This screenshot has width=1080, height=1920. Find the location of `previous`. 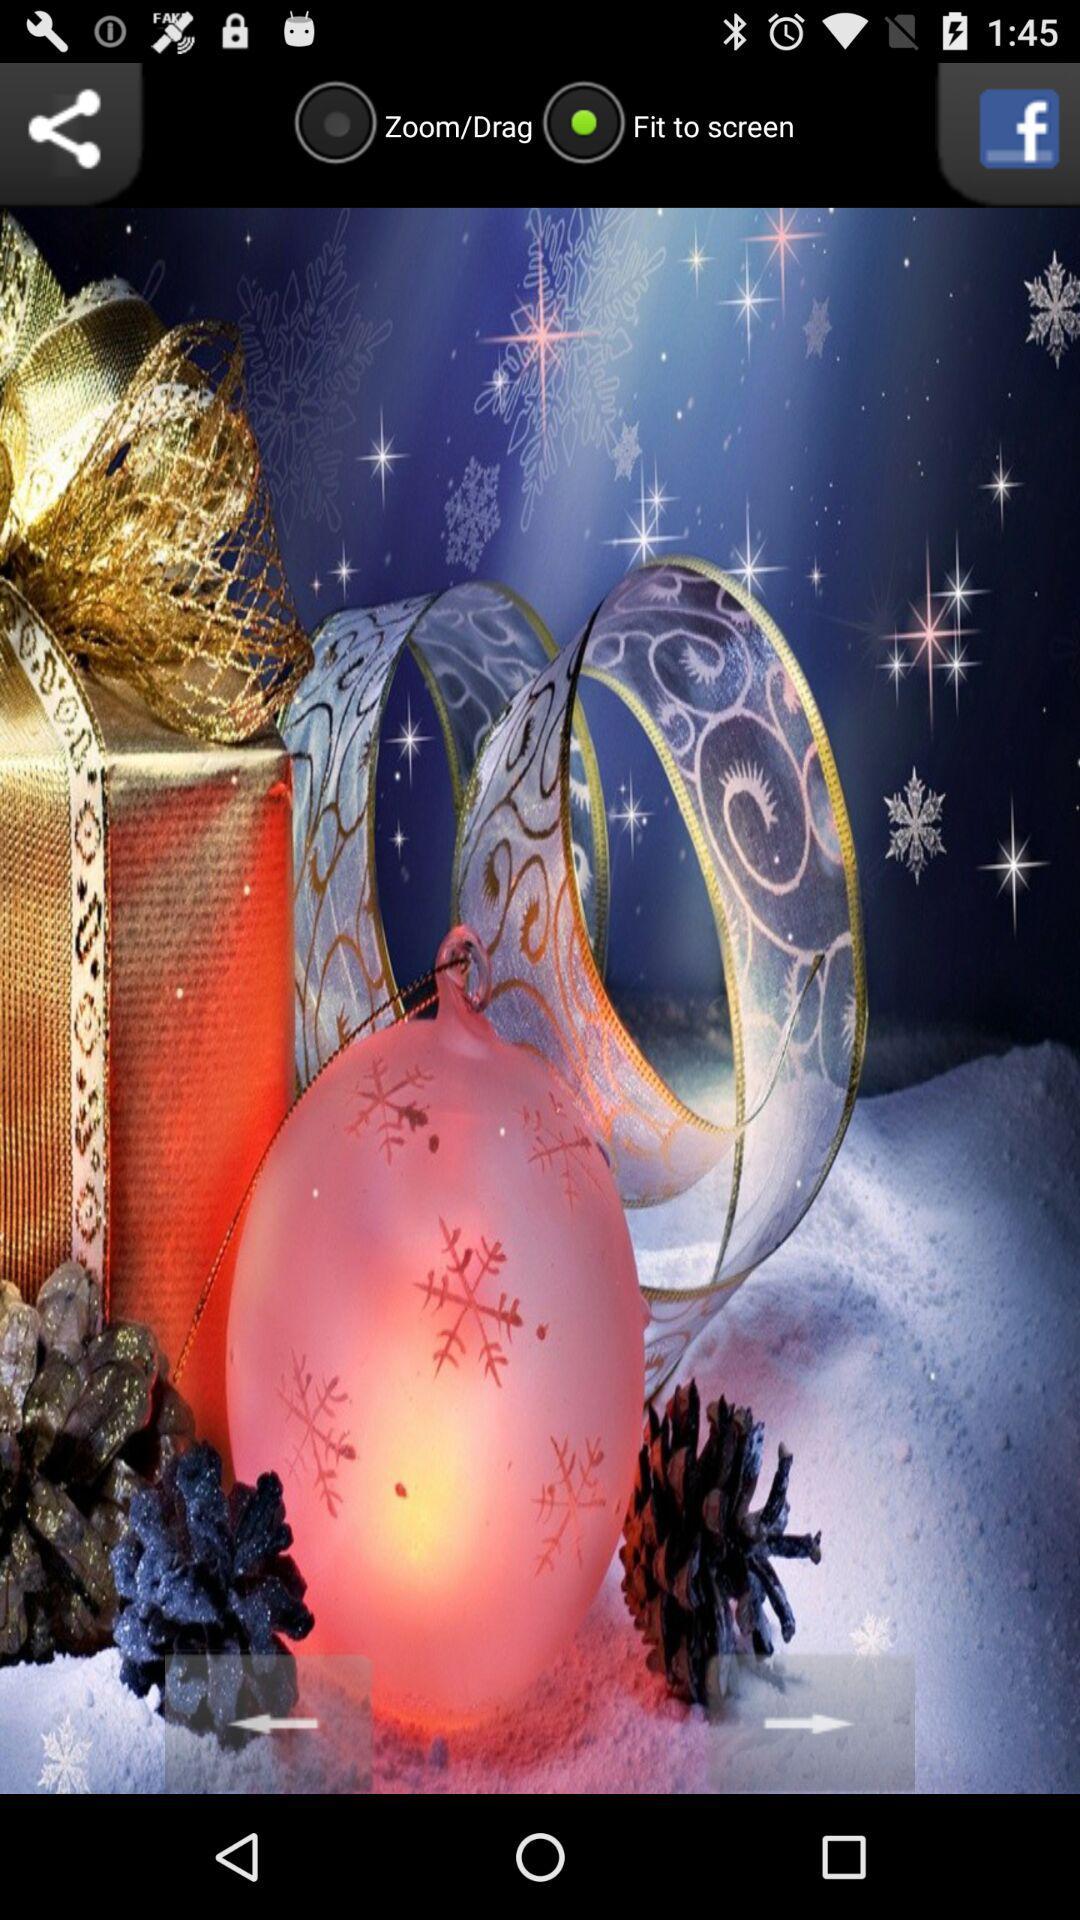

previous is located at coordinates (270, 1720).